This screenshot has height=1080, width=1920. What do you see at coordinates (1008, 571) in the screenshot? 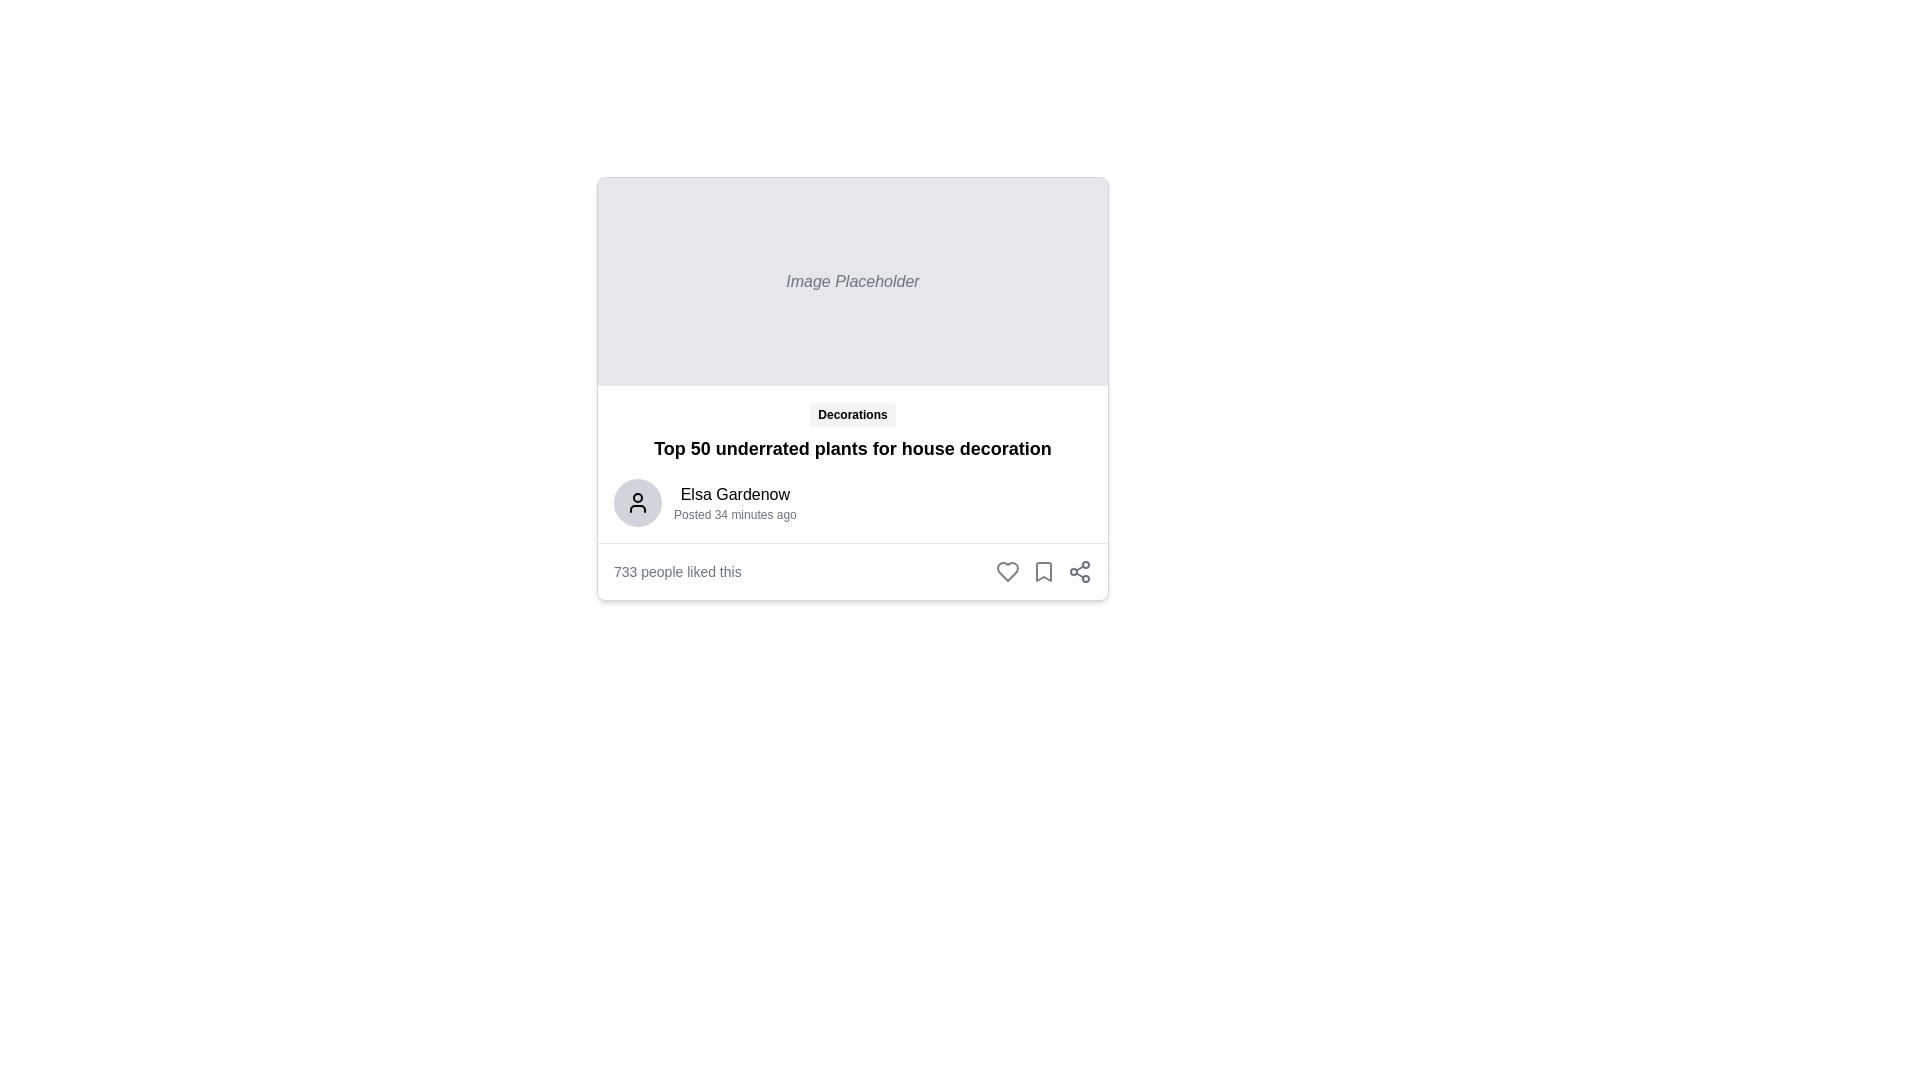
I see `the heart-shaped button located at the bottom-right corner of the card layout` at bounding box center [1008, 571].